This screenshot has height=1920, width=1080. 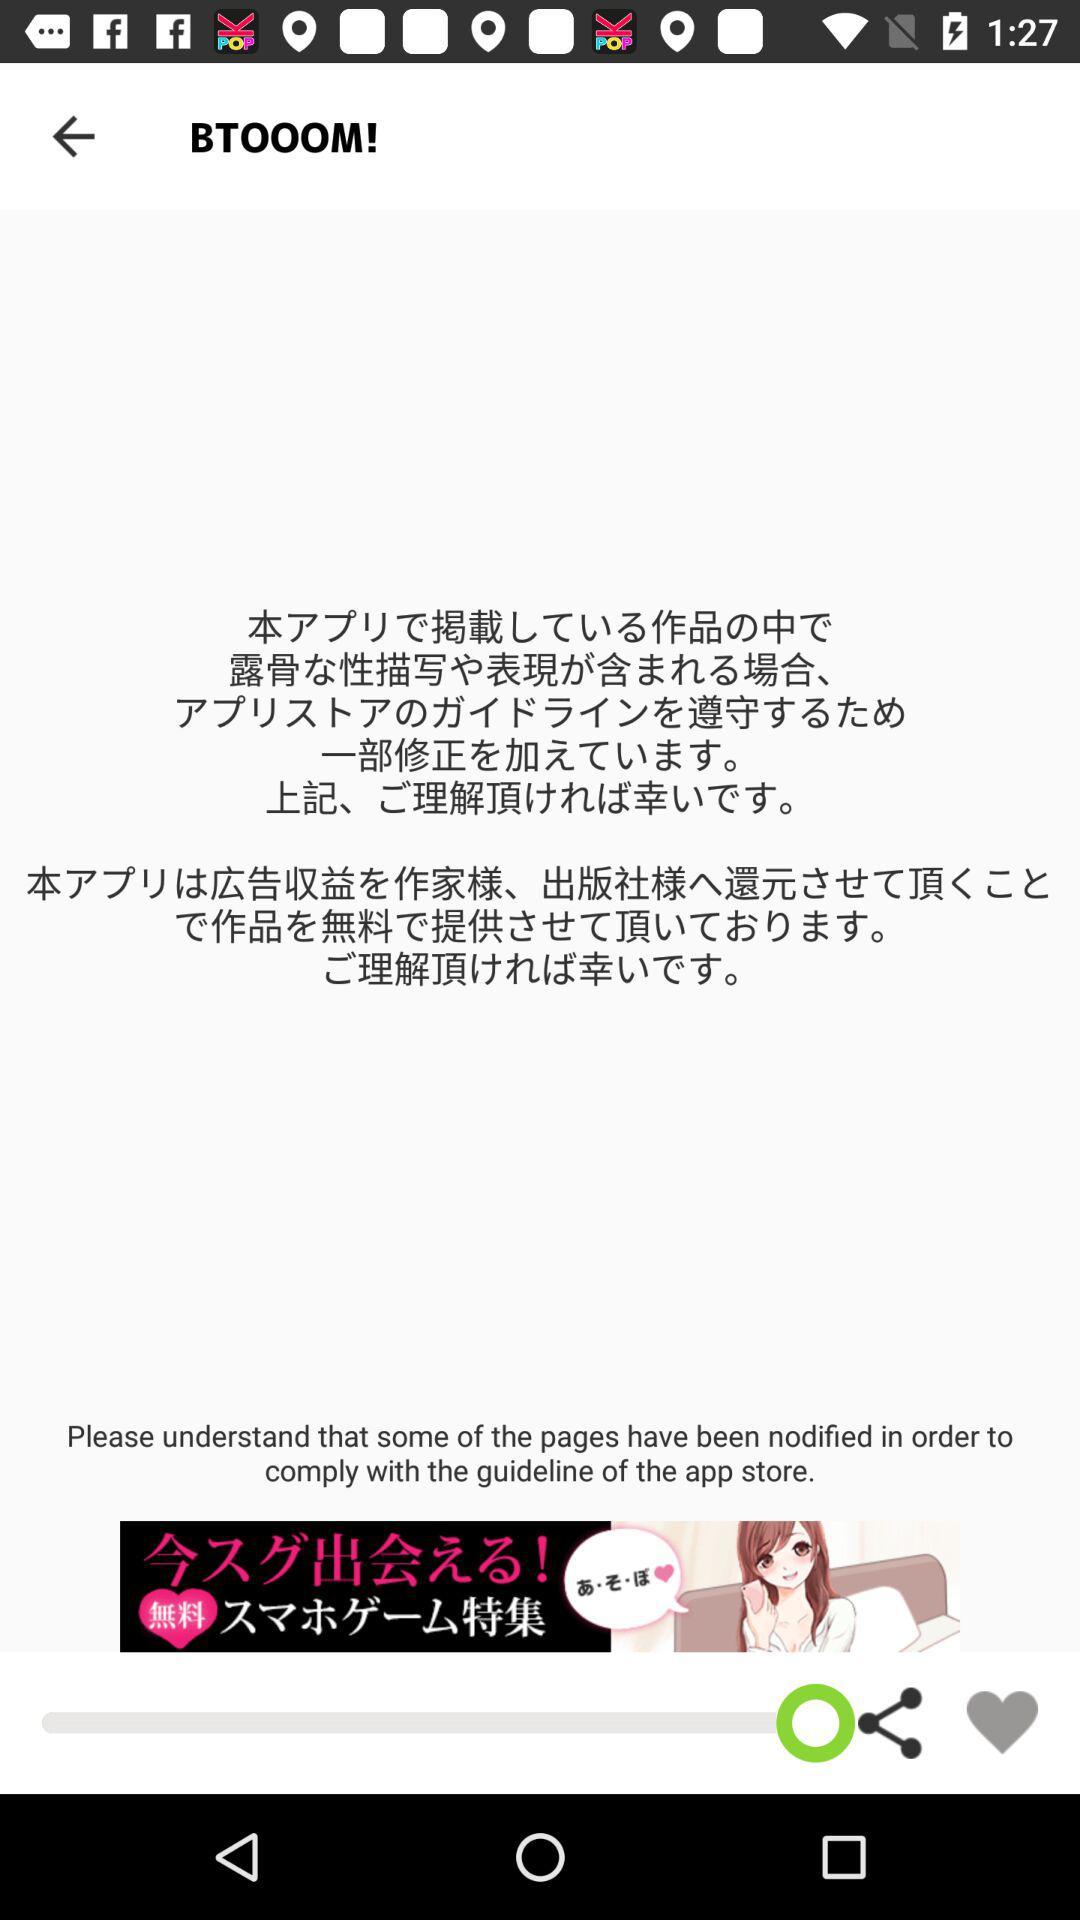 I want to click on the favorite icon, so click(x=1002, y=1721).